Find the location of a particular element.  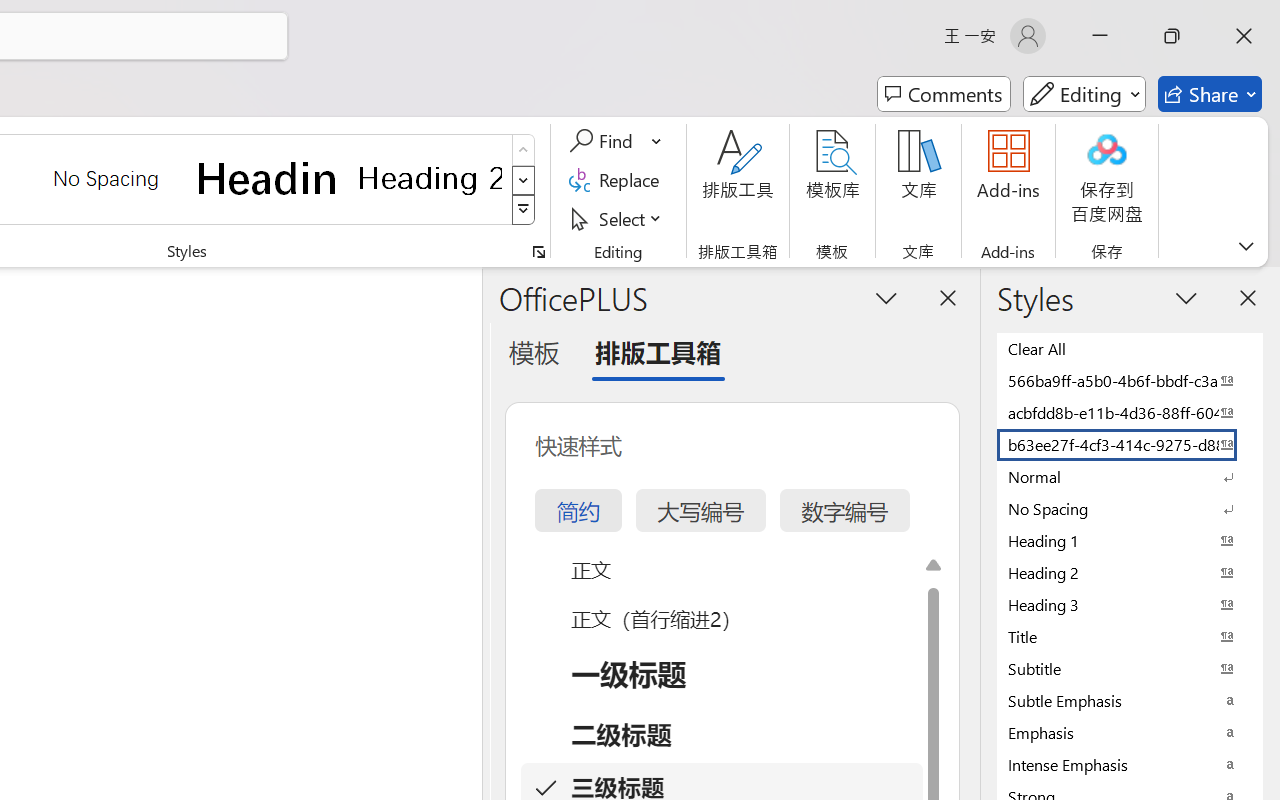

'Subtitle' is located at coordinates (1130, 668).